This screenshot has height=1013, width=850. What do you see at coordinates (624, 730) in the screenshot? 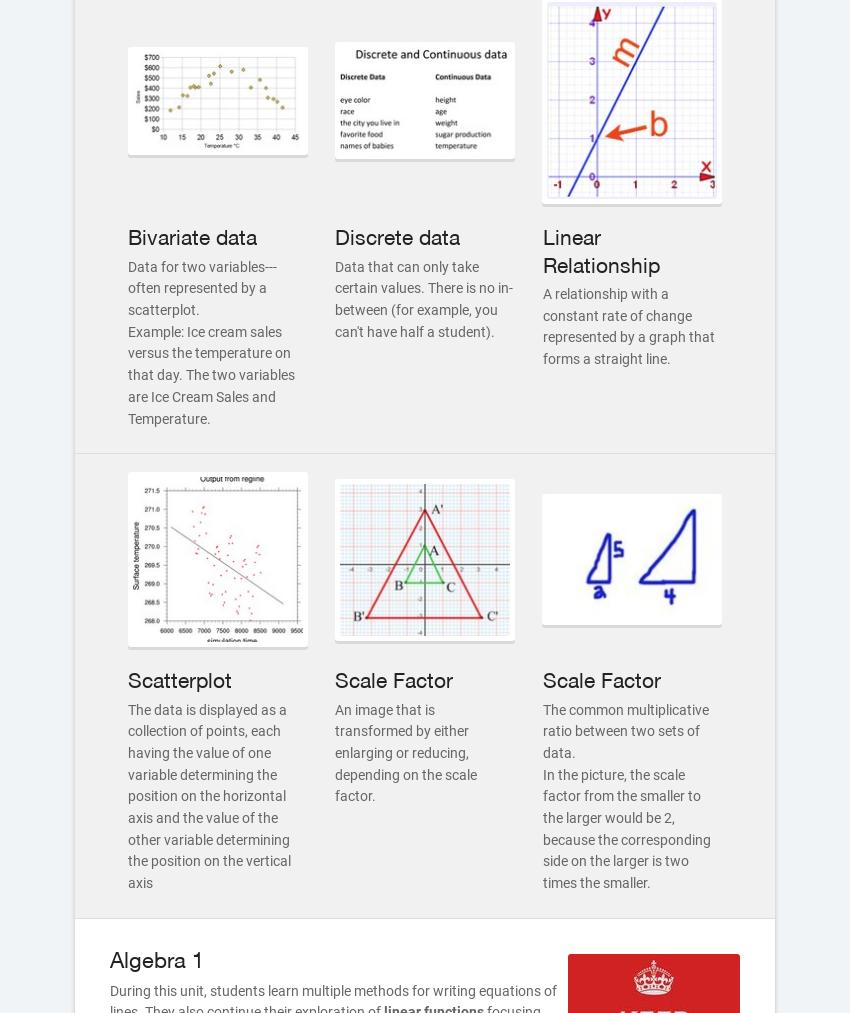
I see `'The common multiplicative ratio between two sets of data.'` at bounding box center [624, 730].